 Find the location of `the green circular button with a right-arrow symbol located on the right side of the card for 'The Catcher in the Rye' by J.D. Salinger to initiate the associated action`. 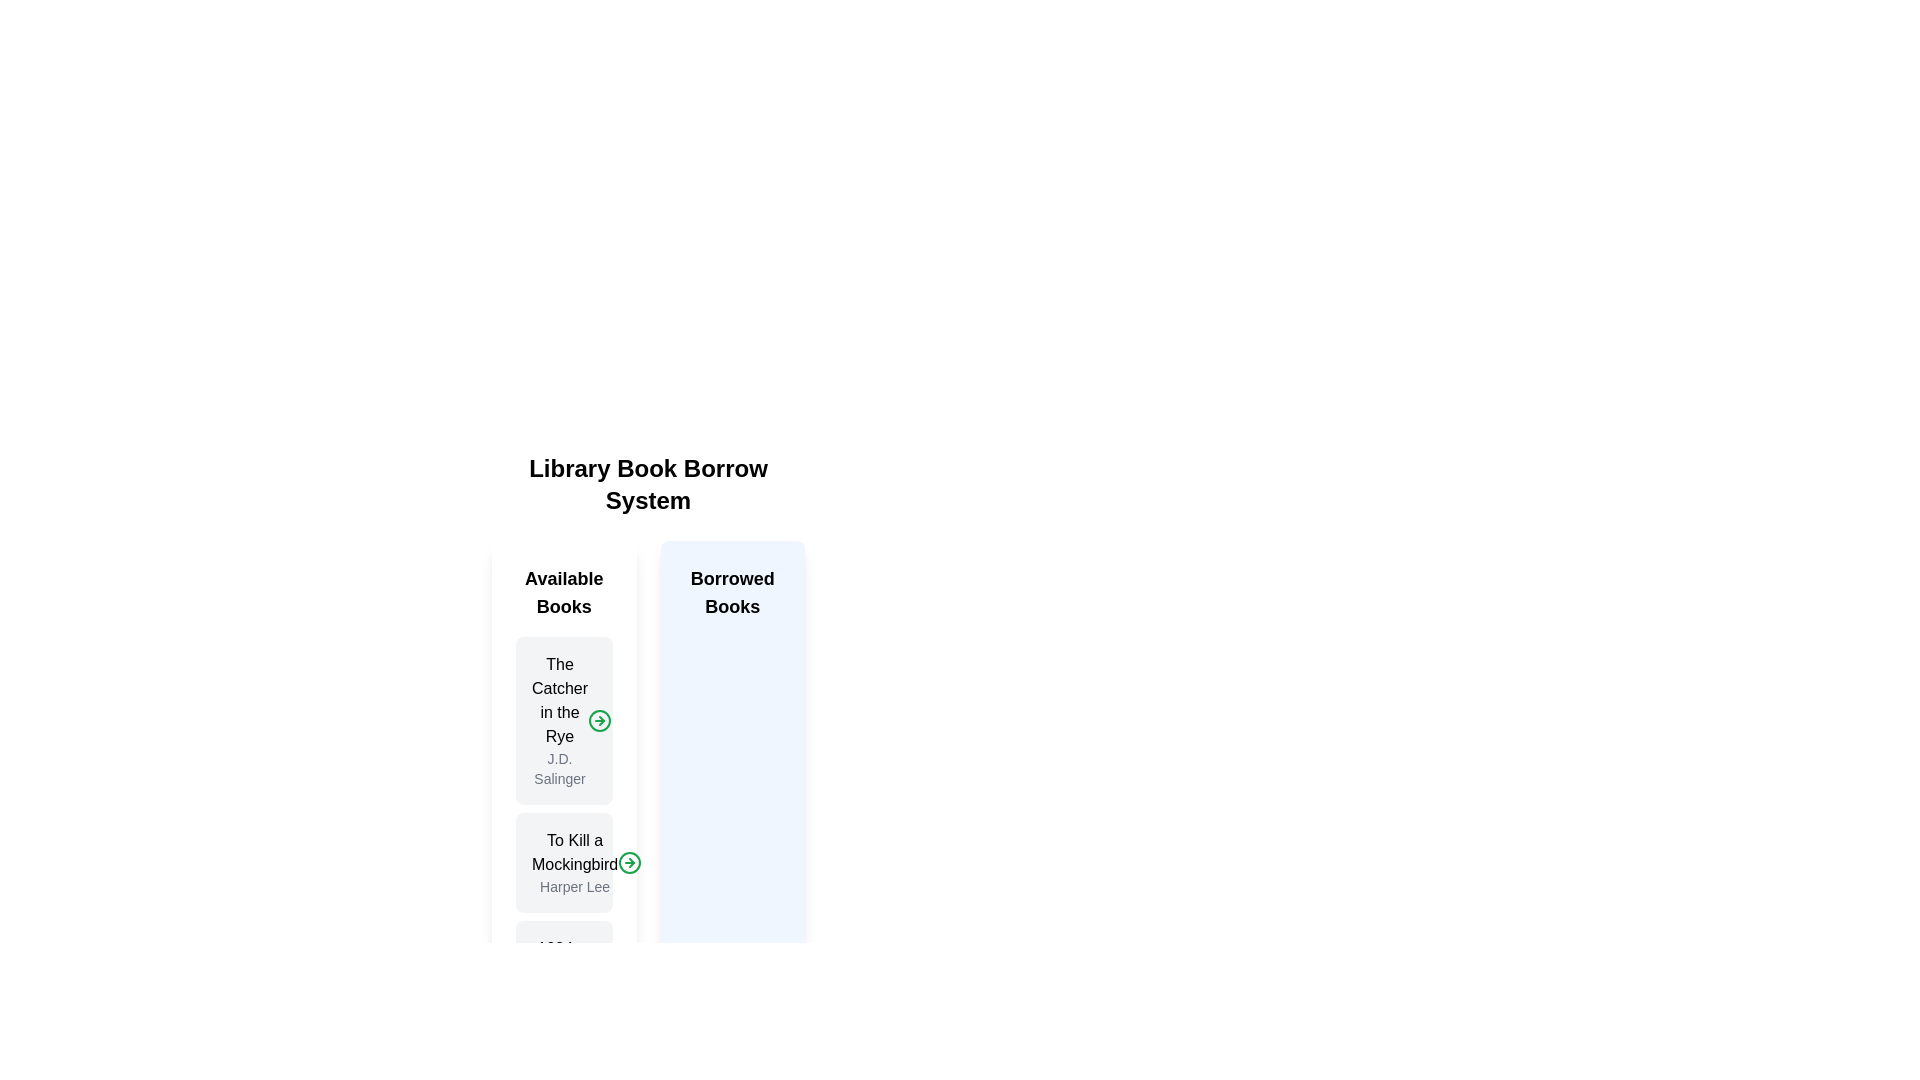

the green circular button with a right-arrow symbol located on the right side of the card for 'The Catcher in the Rye' by J.D. Salinger to initiate the associated action is located at coordinates (599, 721).